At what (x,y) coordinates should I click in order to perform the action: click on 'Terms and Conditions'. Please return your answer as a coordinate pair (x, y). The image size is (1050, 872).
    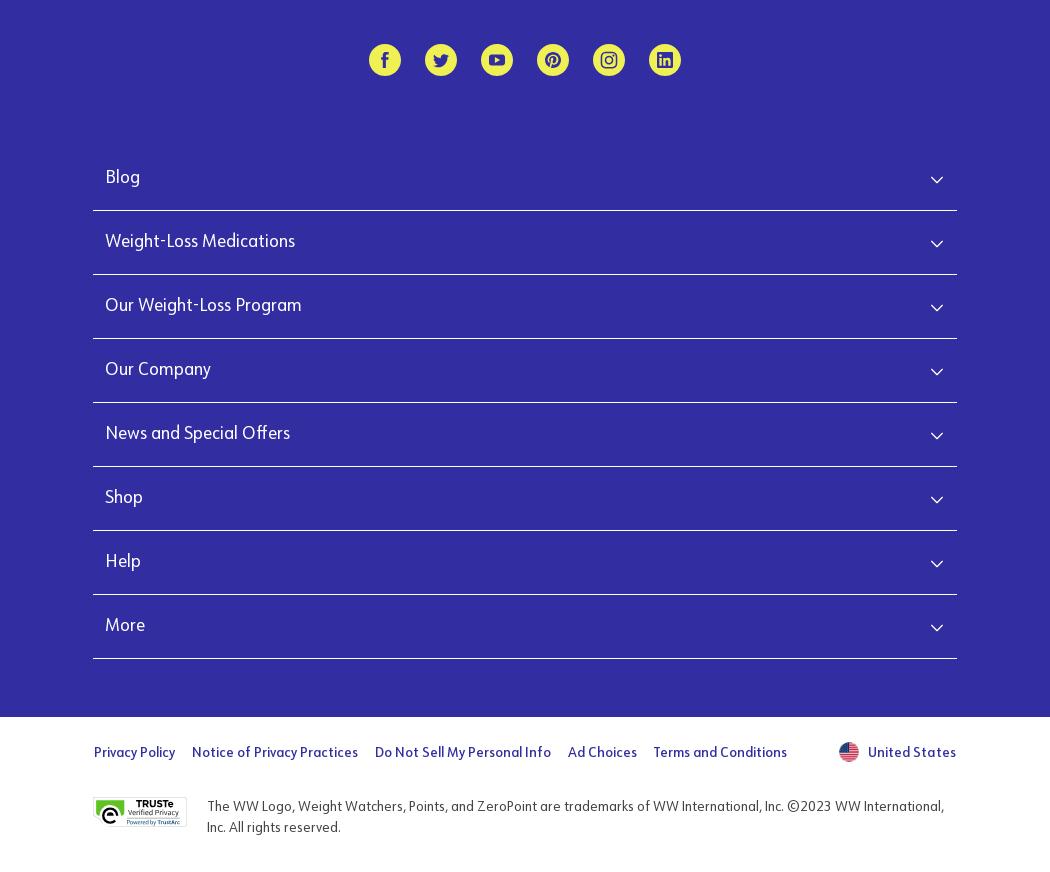
    Looking at the image, I should click on (719, 751).